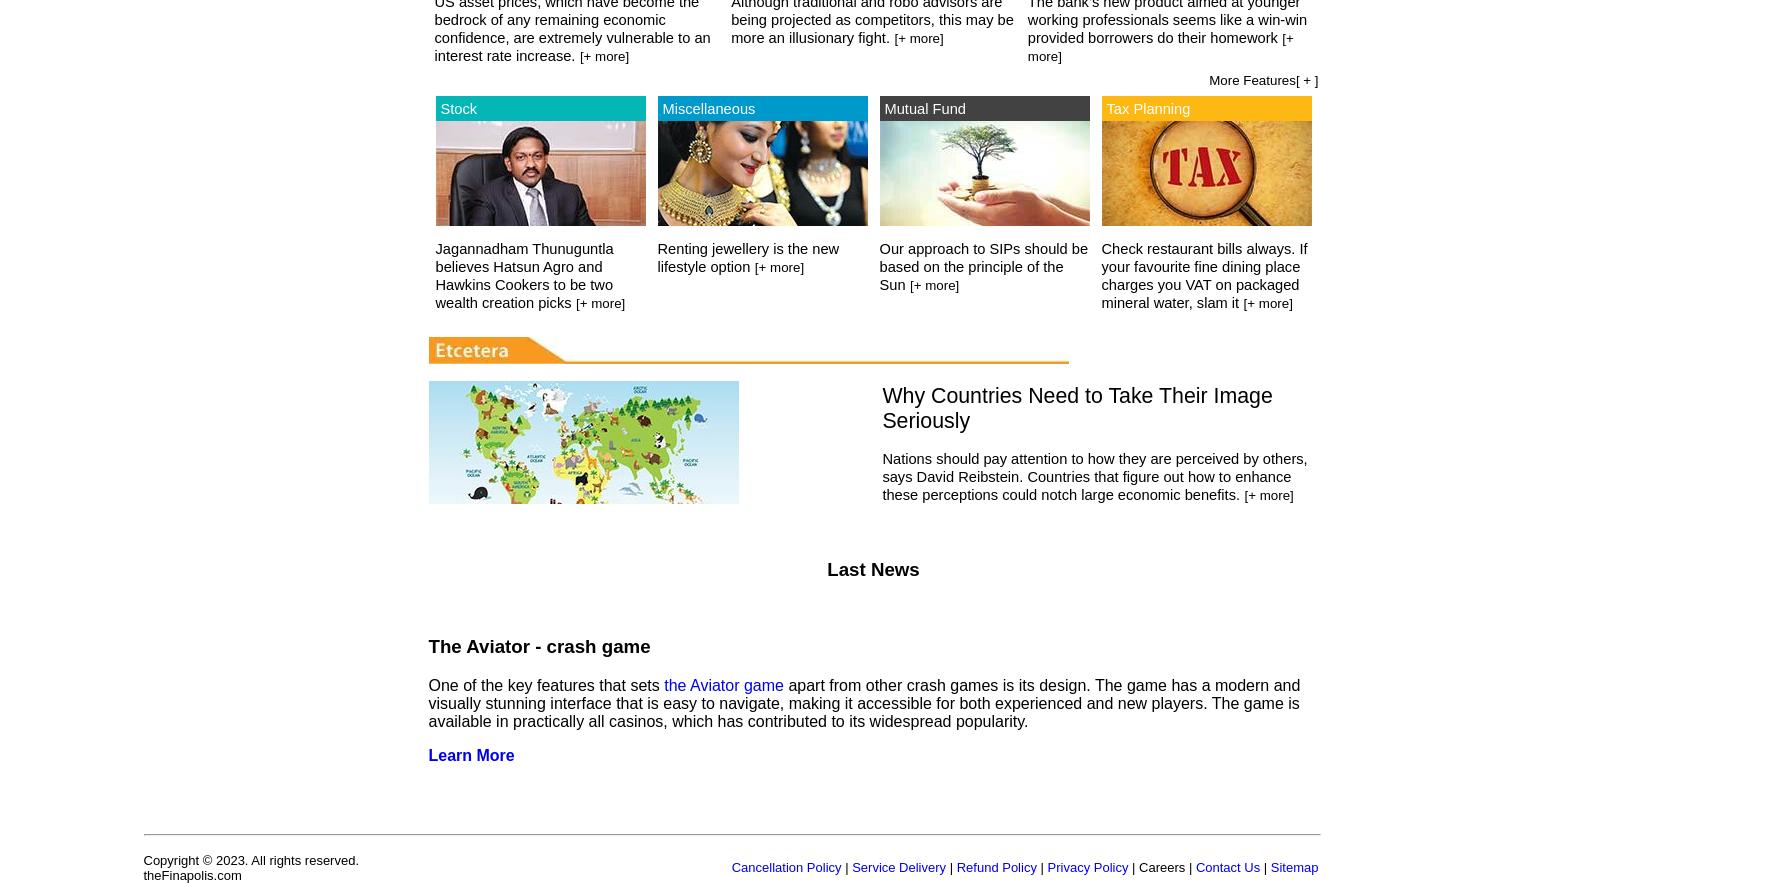 This screenshot has width=1790, height=883. I want to click on 'Tax Planning', so click(1147, 106).